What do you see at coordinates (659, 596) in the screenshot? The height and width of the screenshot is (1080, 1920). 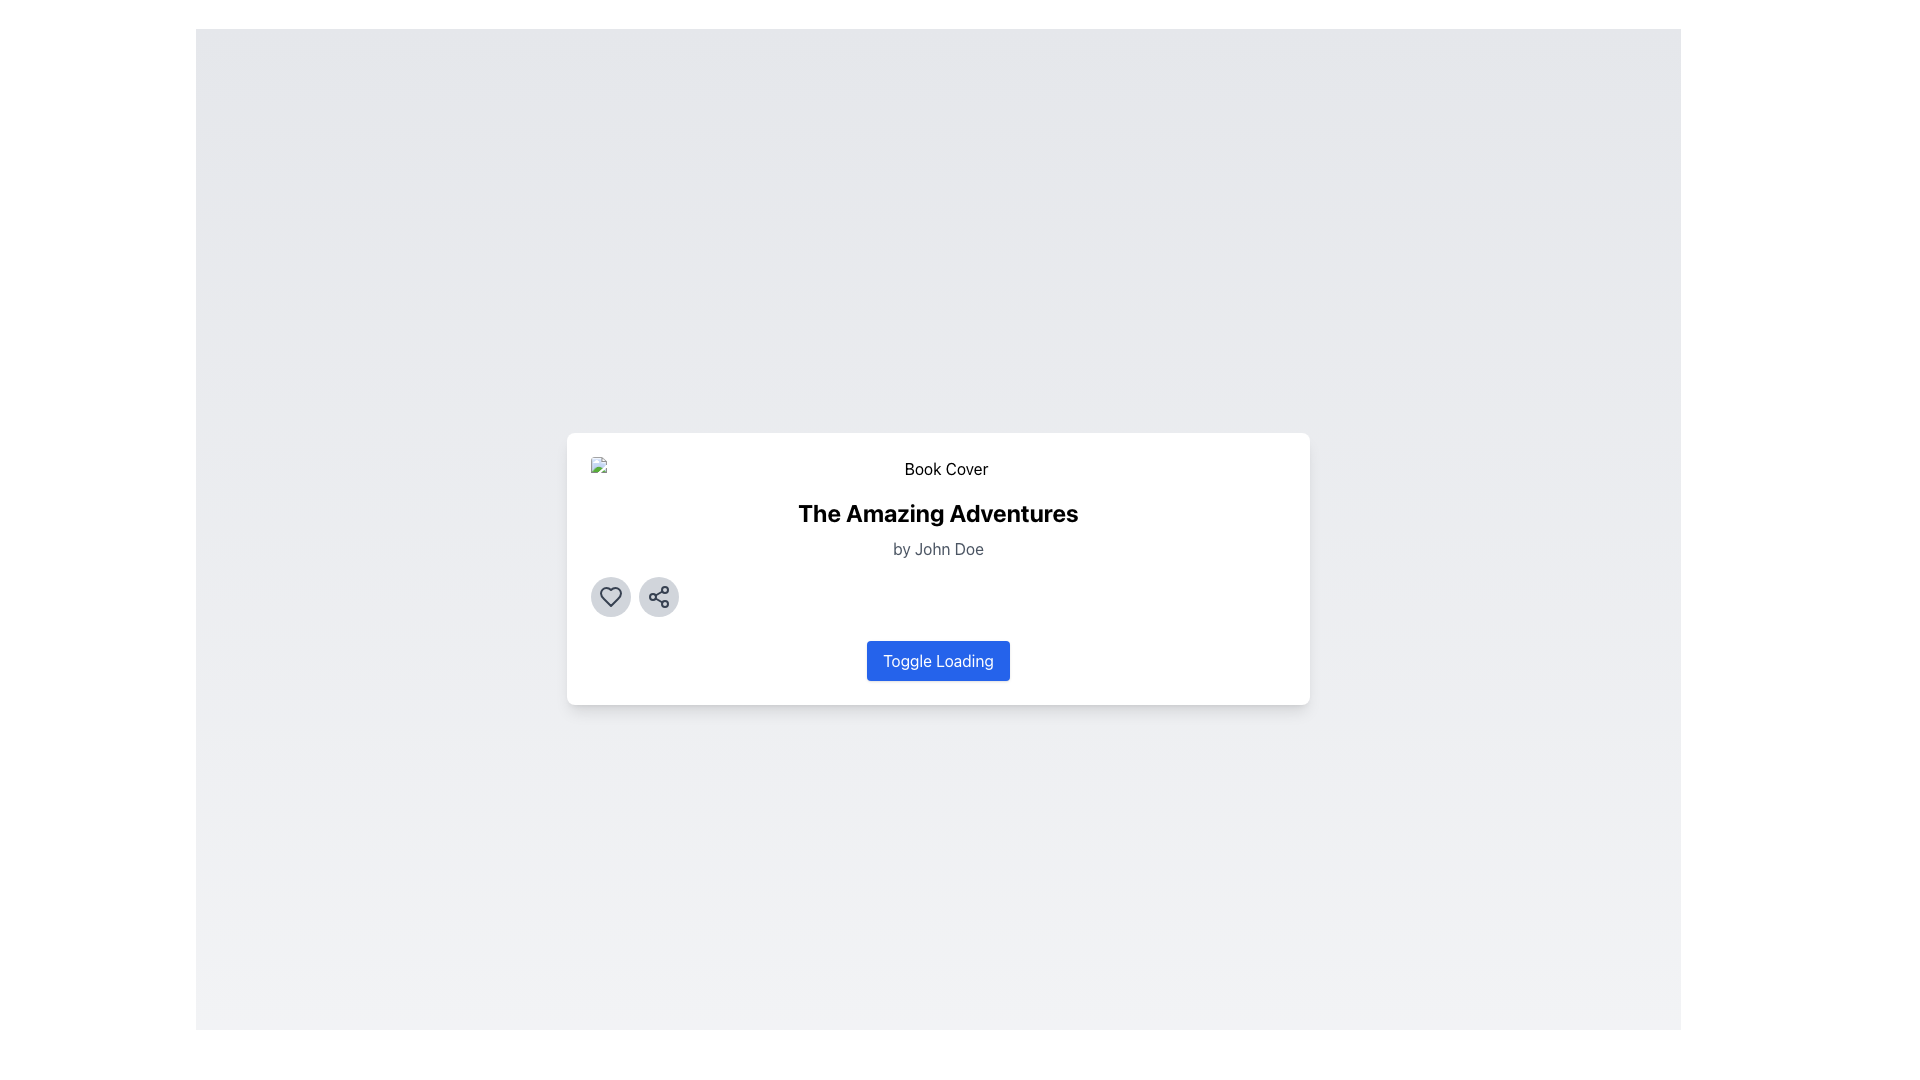 I see `the second circular sharing button located to the right of the heart-shaped button` at bounding box center [659, 596].